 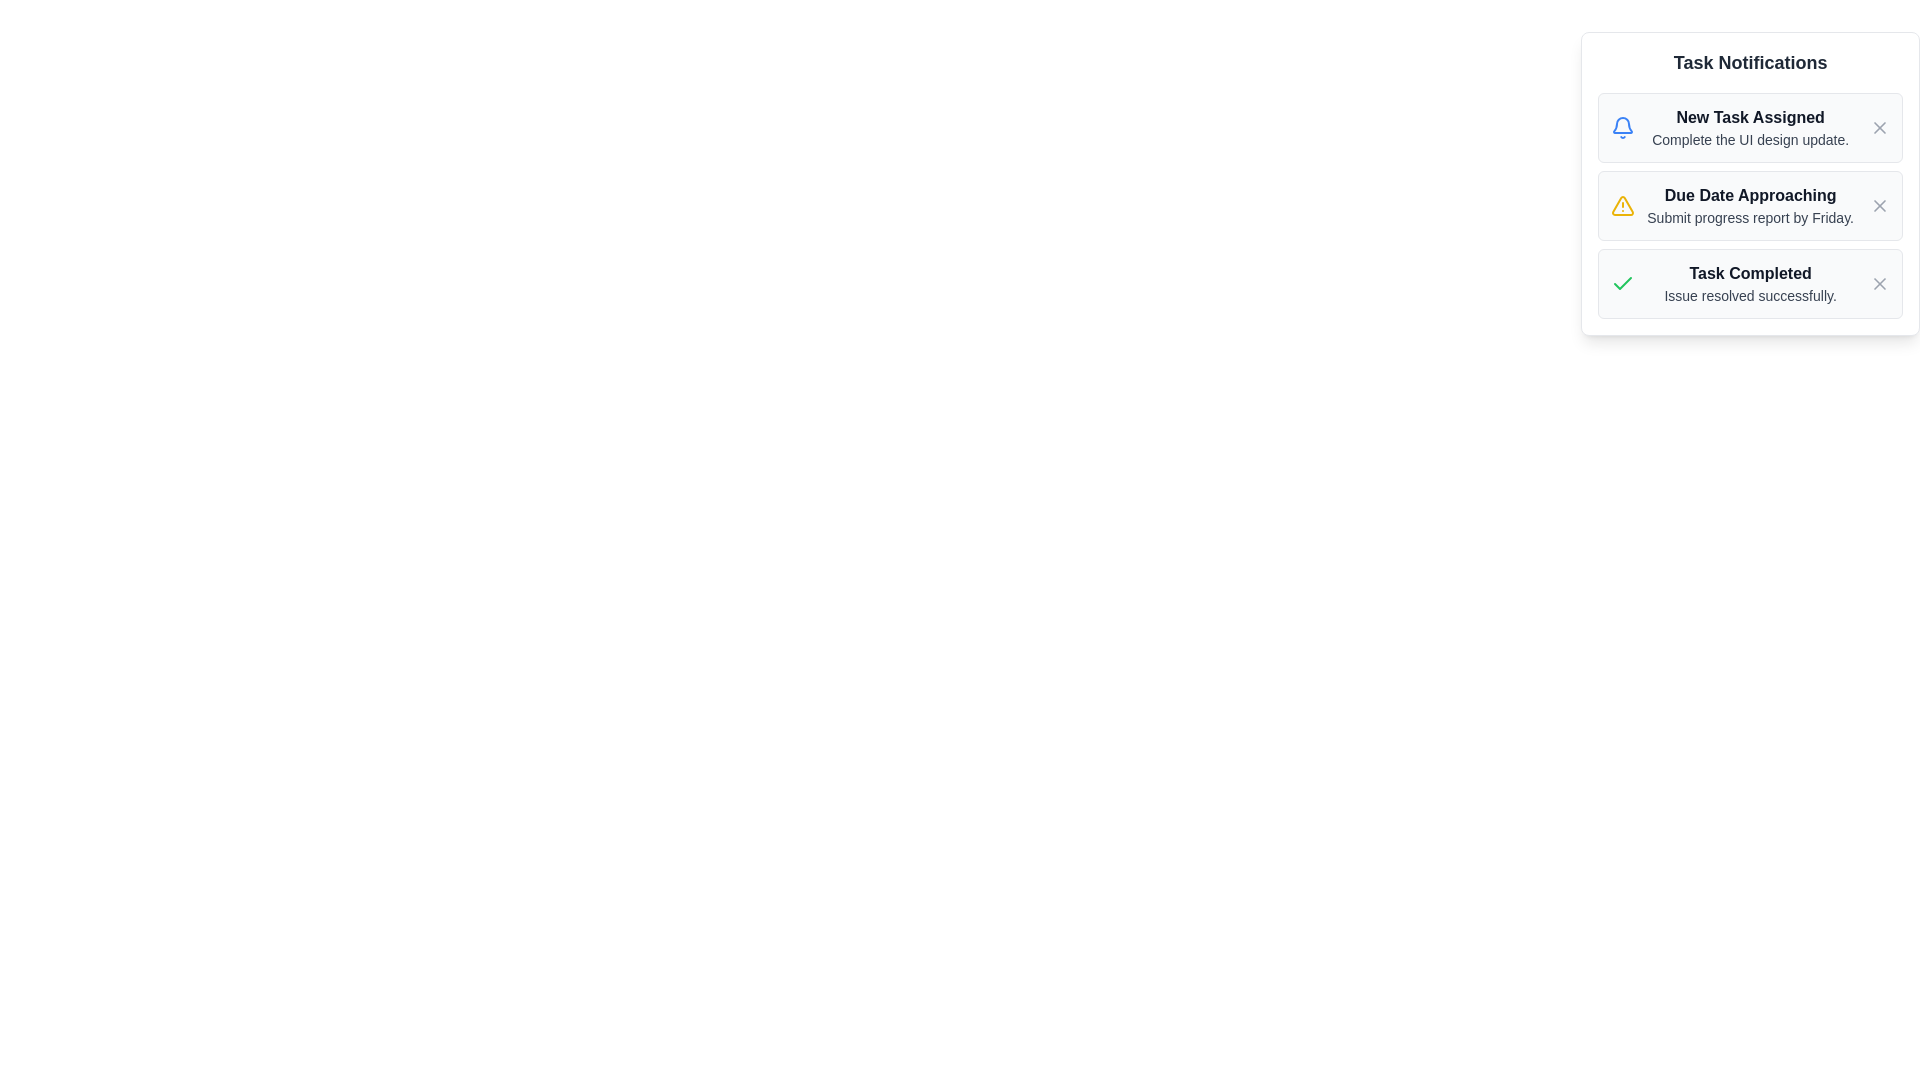 I want to click on the Notification item displaying 'Task Completed' with a subtitle 'Issue resolved successfully' in the 'Task Notifications' section, so click(x=1749, y=284).